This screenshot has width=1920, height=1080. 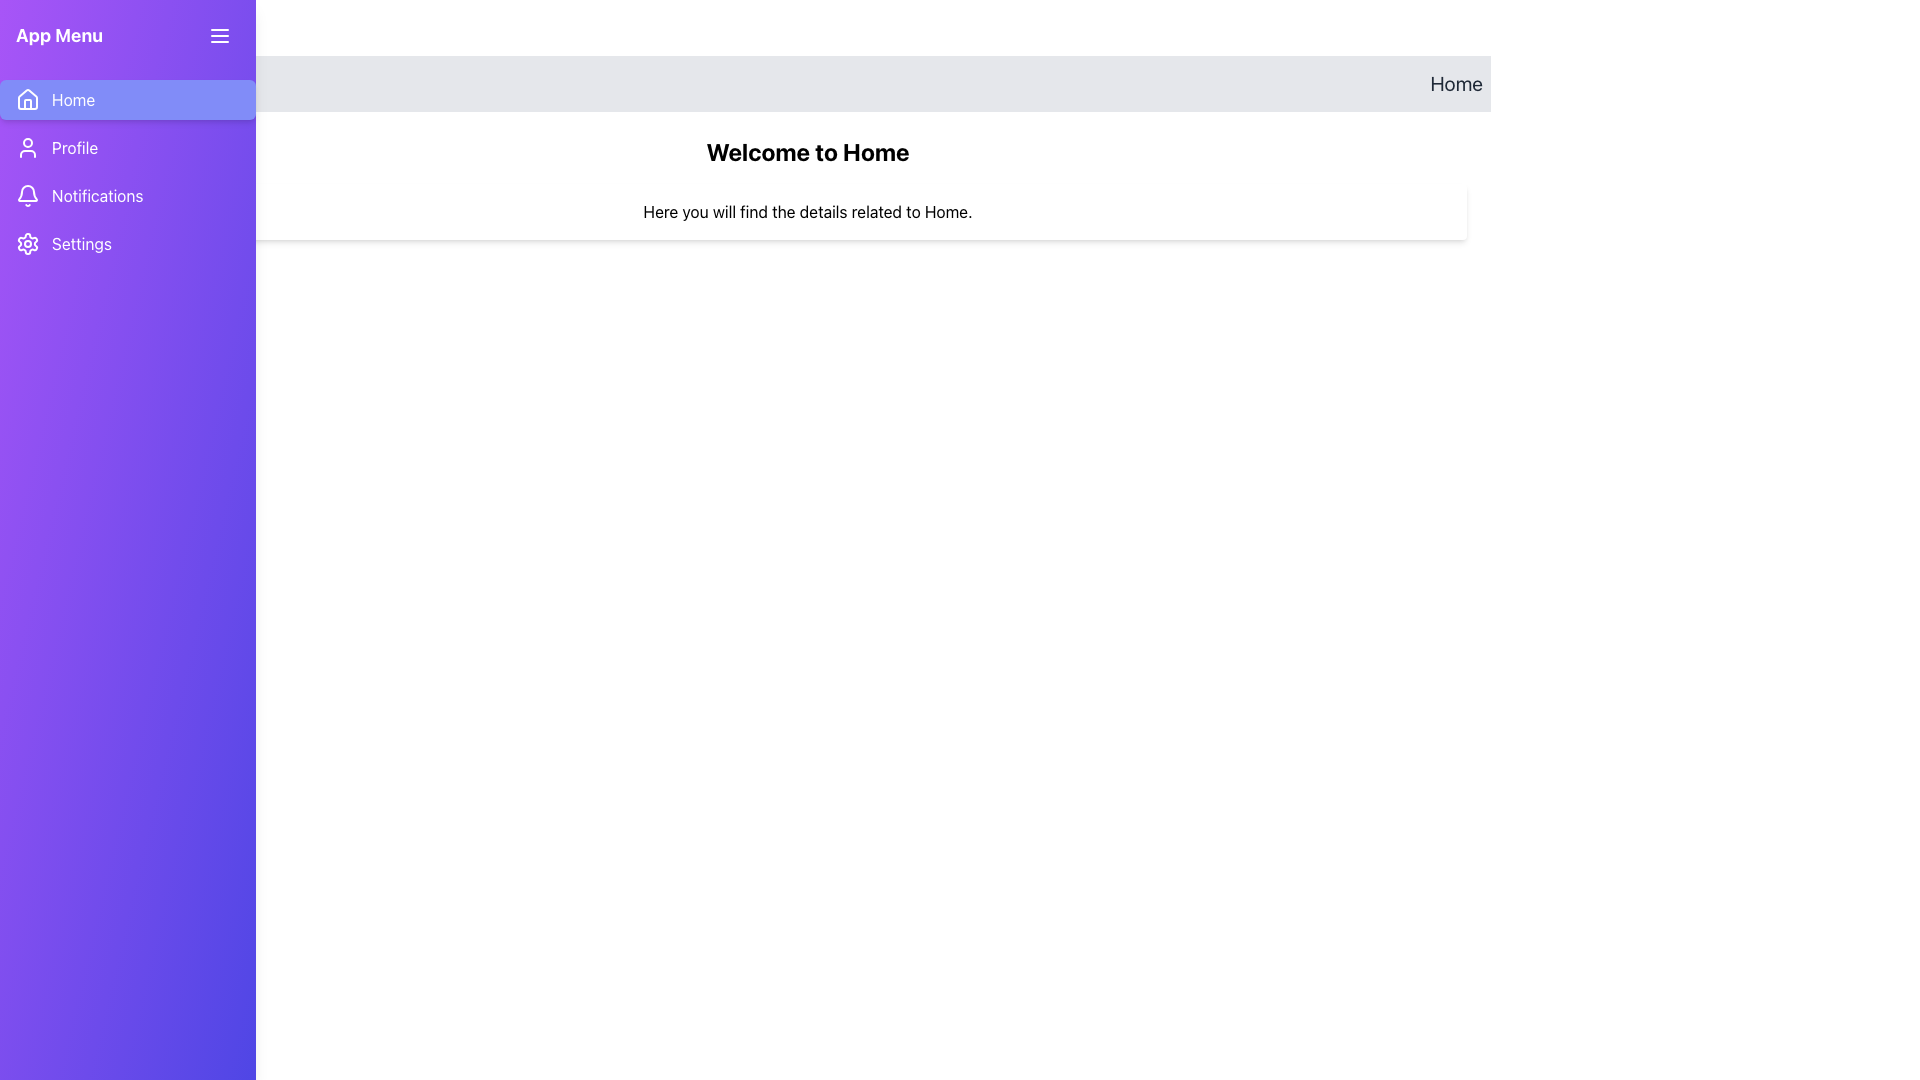 I want to click on the interactive SVG icon located at the top-right corner of the purple sidebar menu, so click(x=220, y=35).